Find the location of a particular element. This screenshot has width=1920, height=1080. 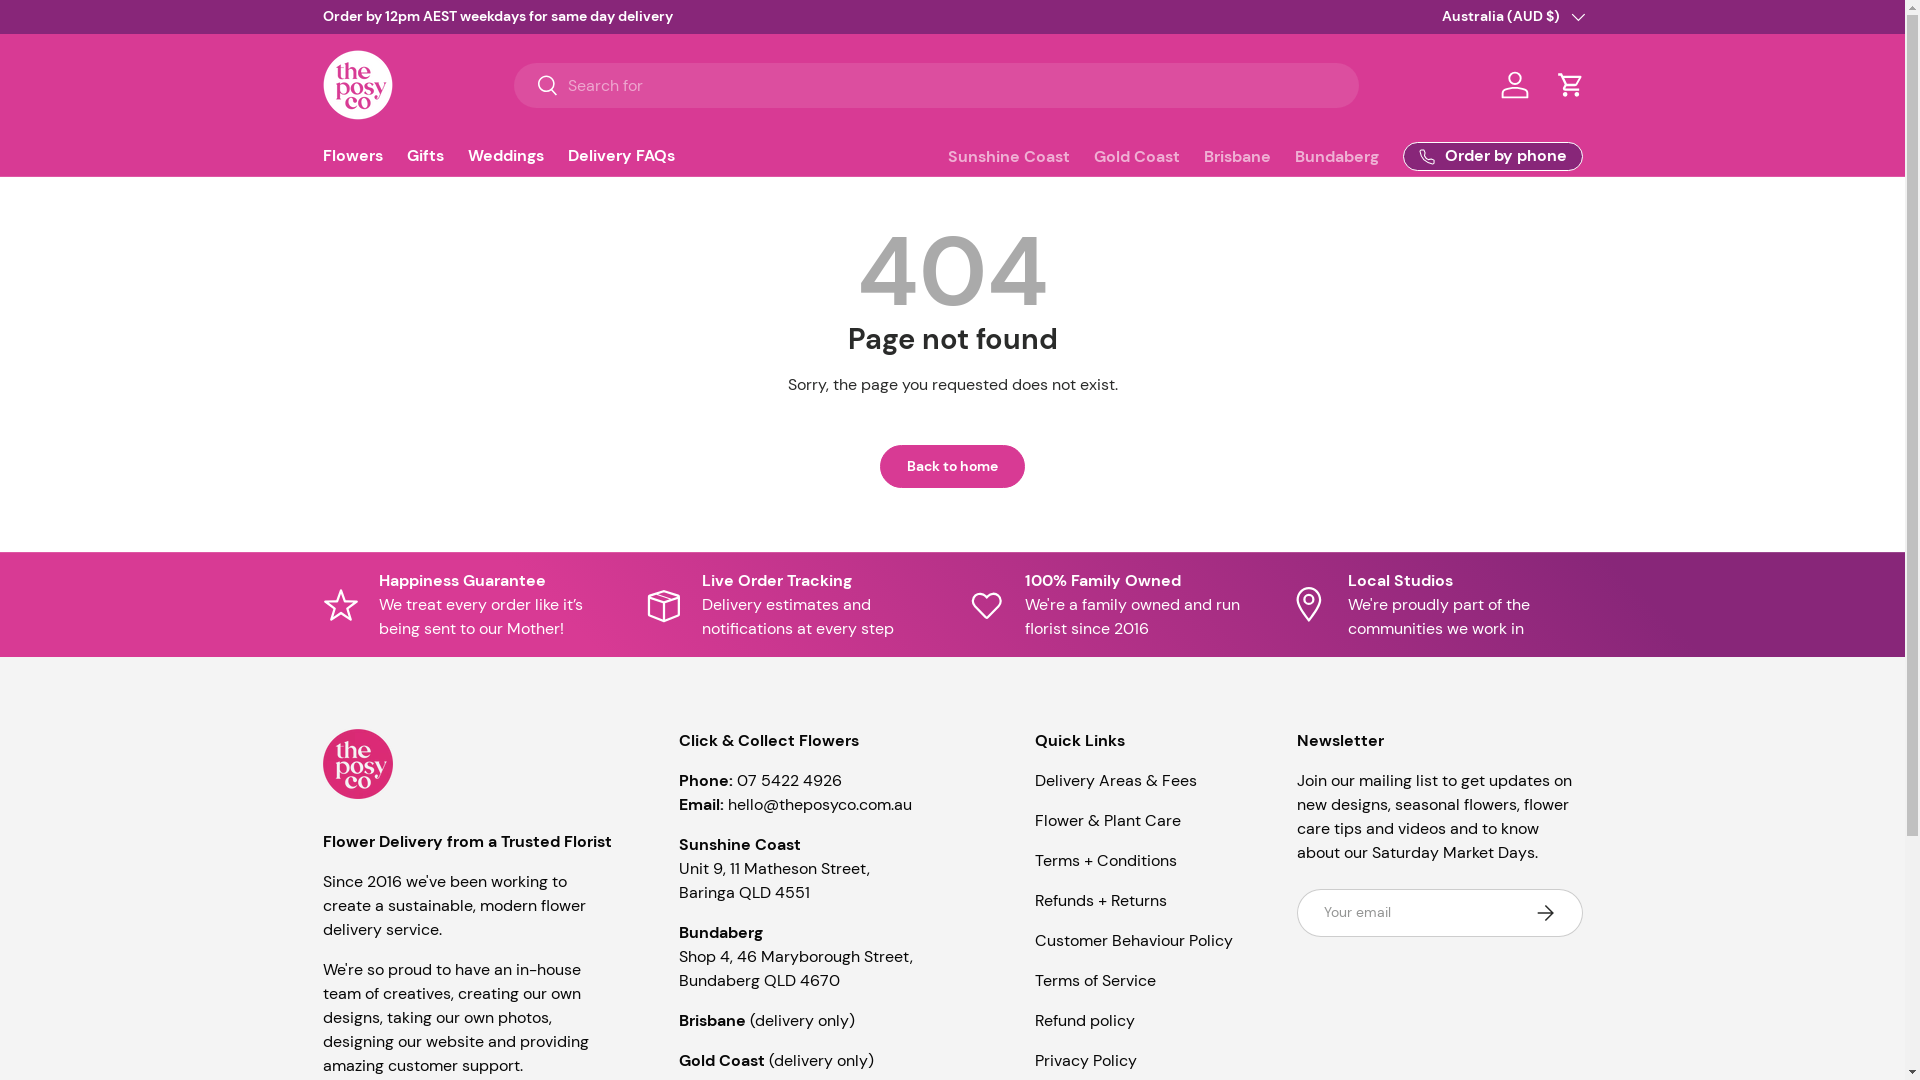

'Refunds + Returns' is located at coordinates (1033, 900).